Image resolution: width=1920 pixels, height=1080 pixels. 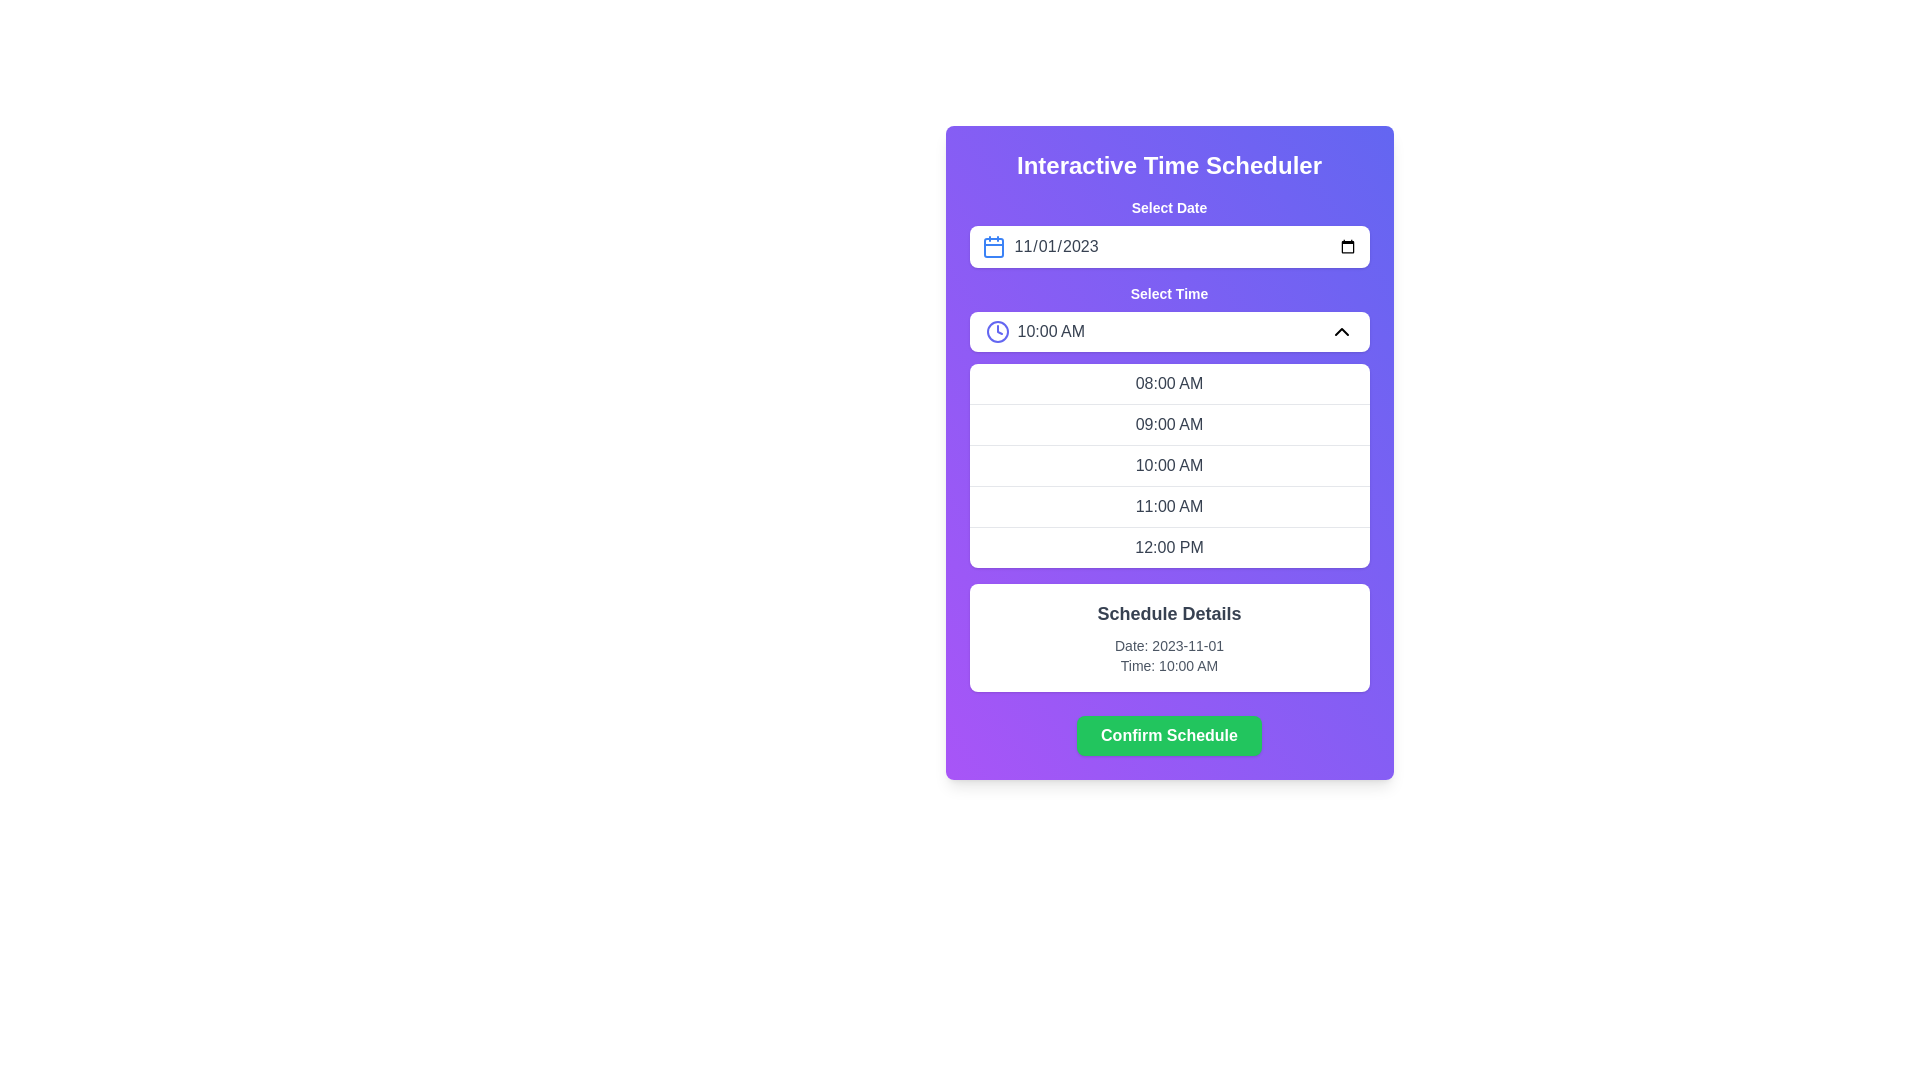 What do you see at coordinates (1169, 637) in the screenshot?
I see `text contained in the white, rounded rectangle labeled 'Schedule Details', which includes the date and time information` at bounding box center [1169, 637].